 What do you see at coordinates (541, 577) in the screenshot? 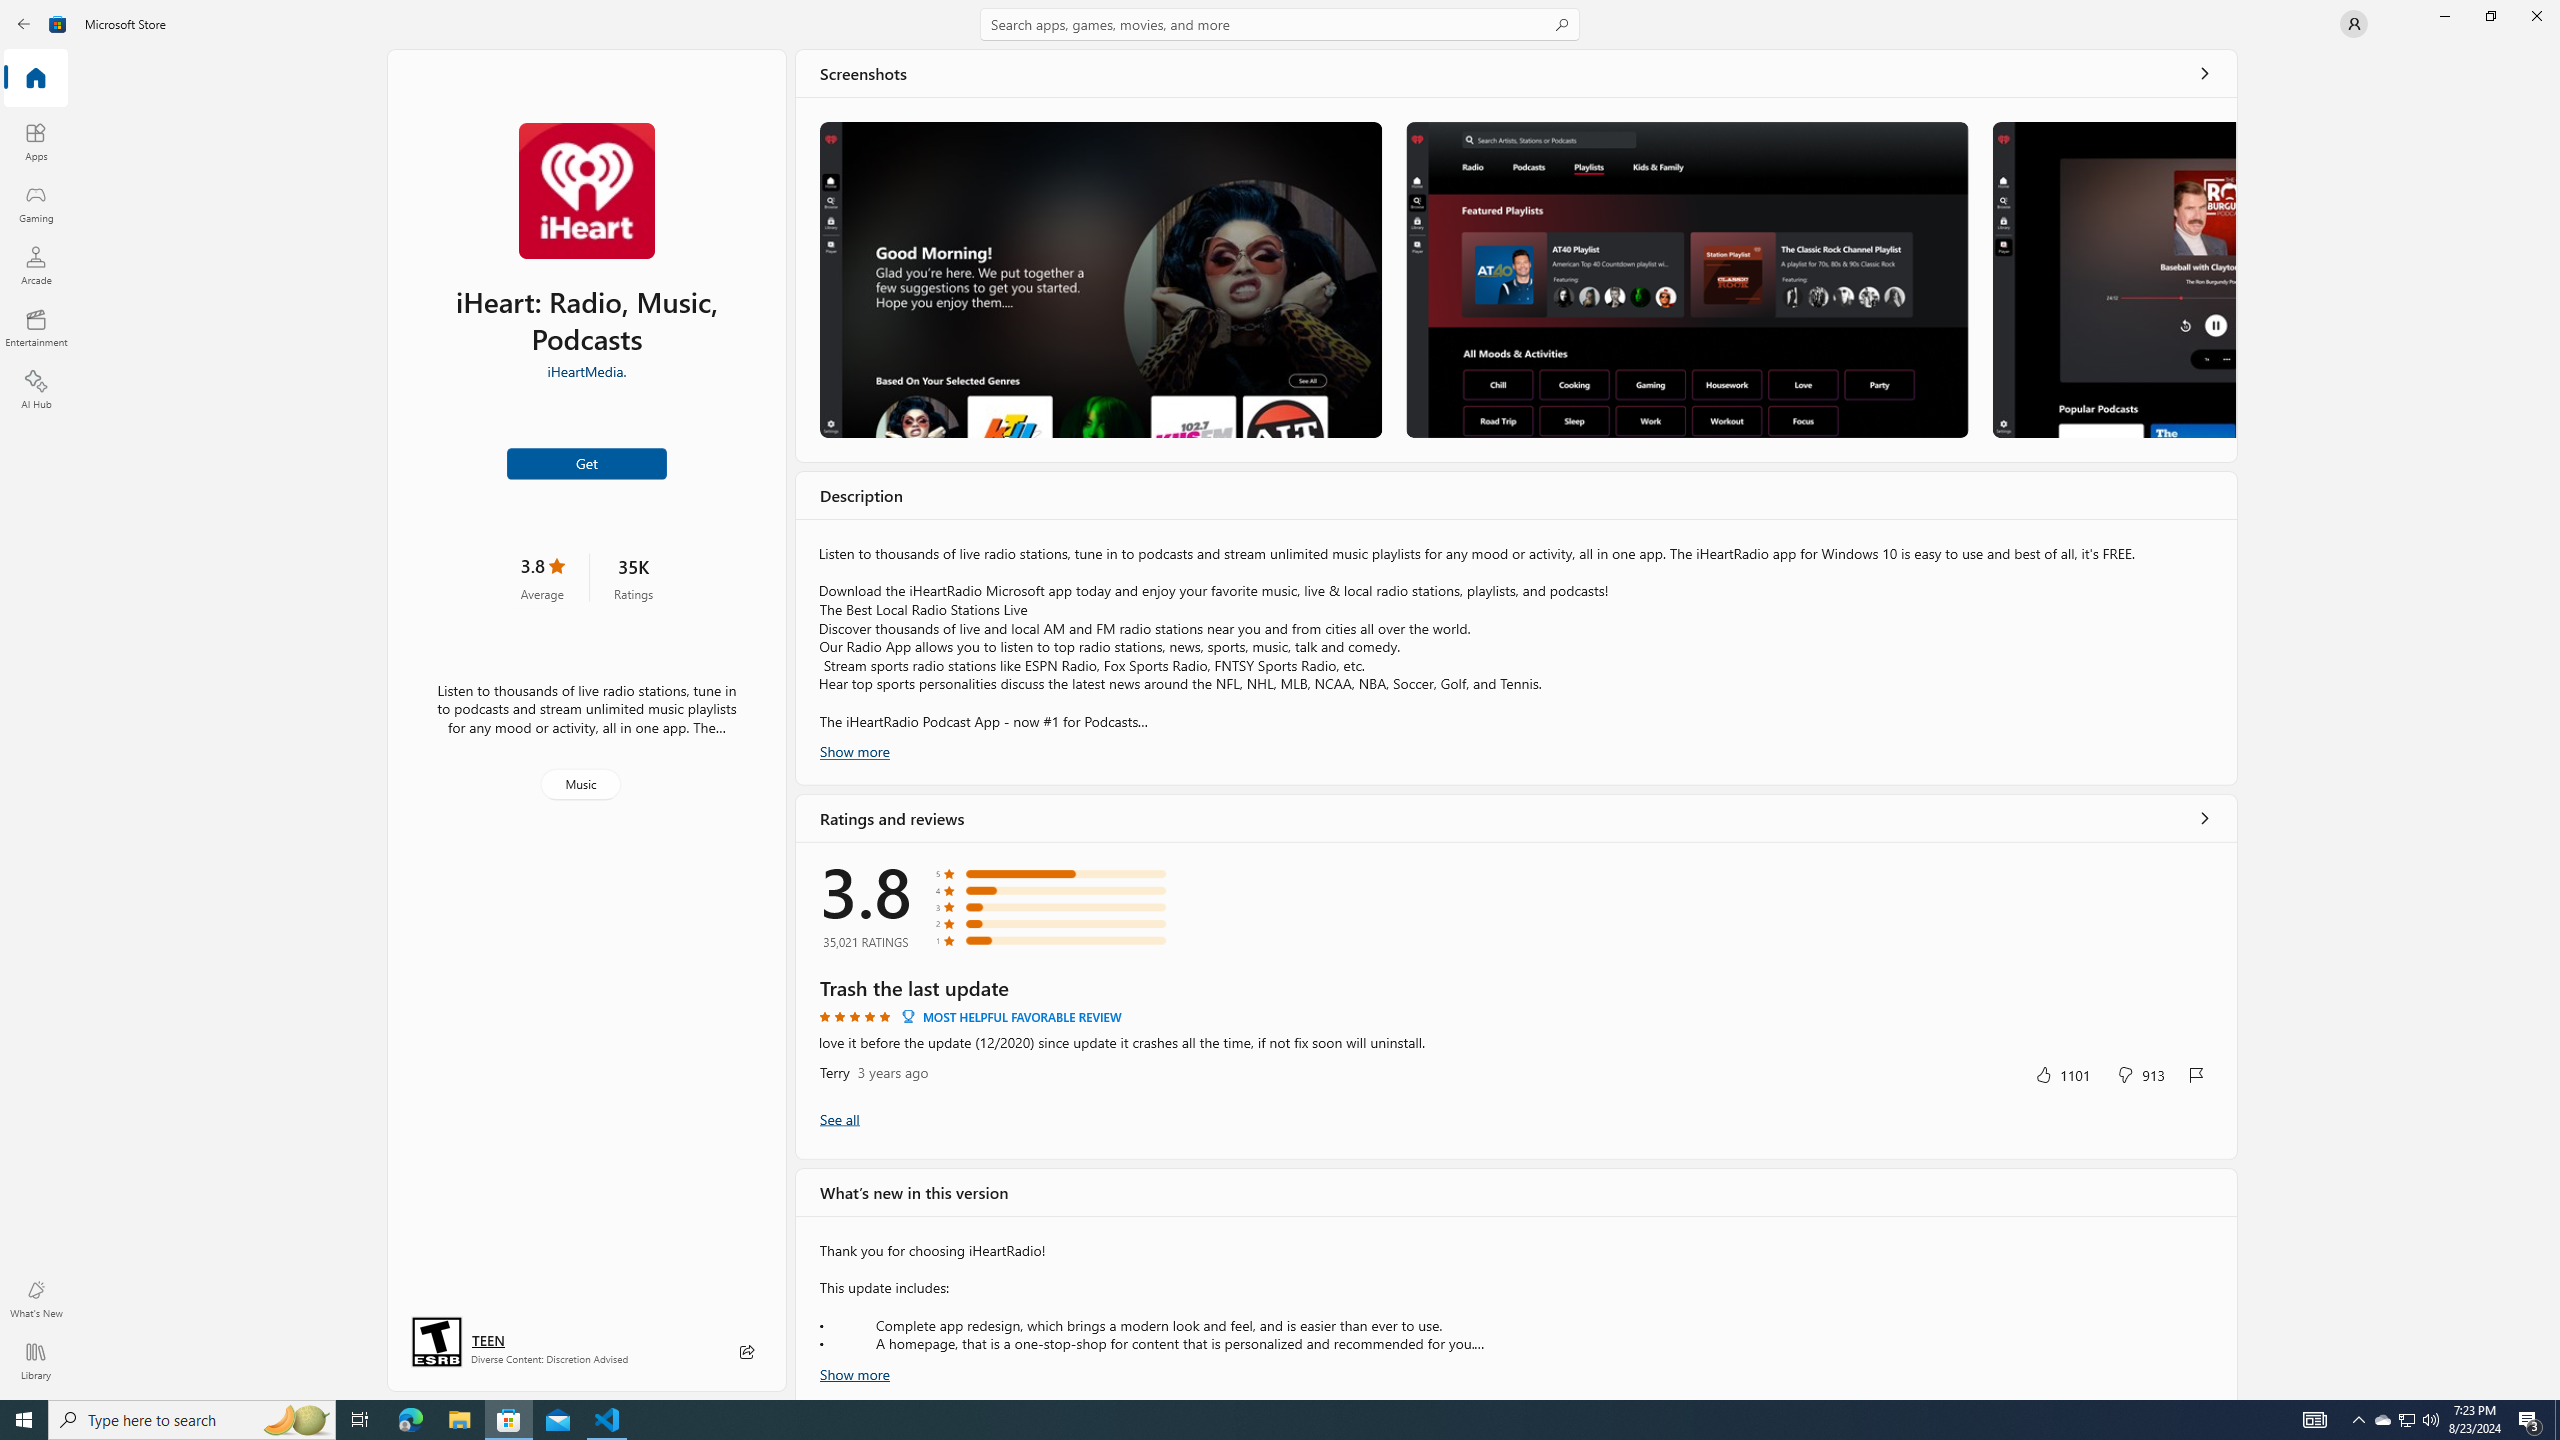
I see `'3.8 stars. Click to skip to ratings and reviews'` at bounding box center [541, 577].